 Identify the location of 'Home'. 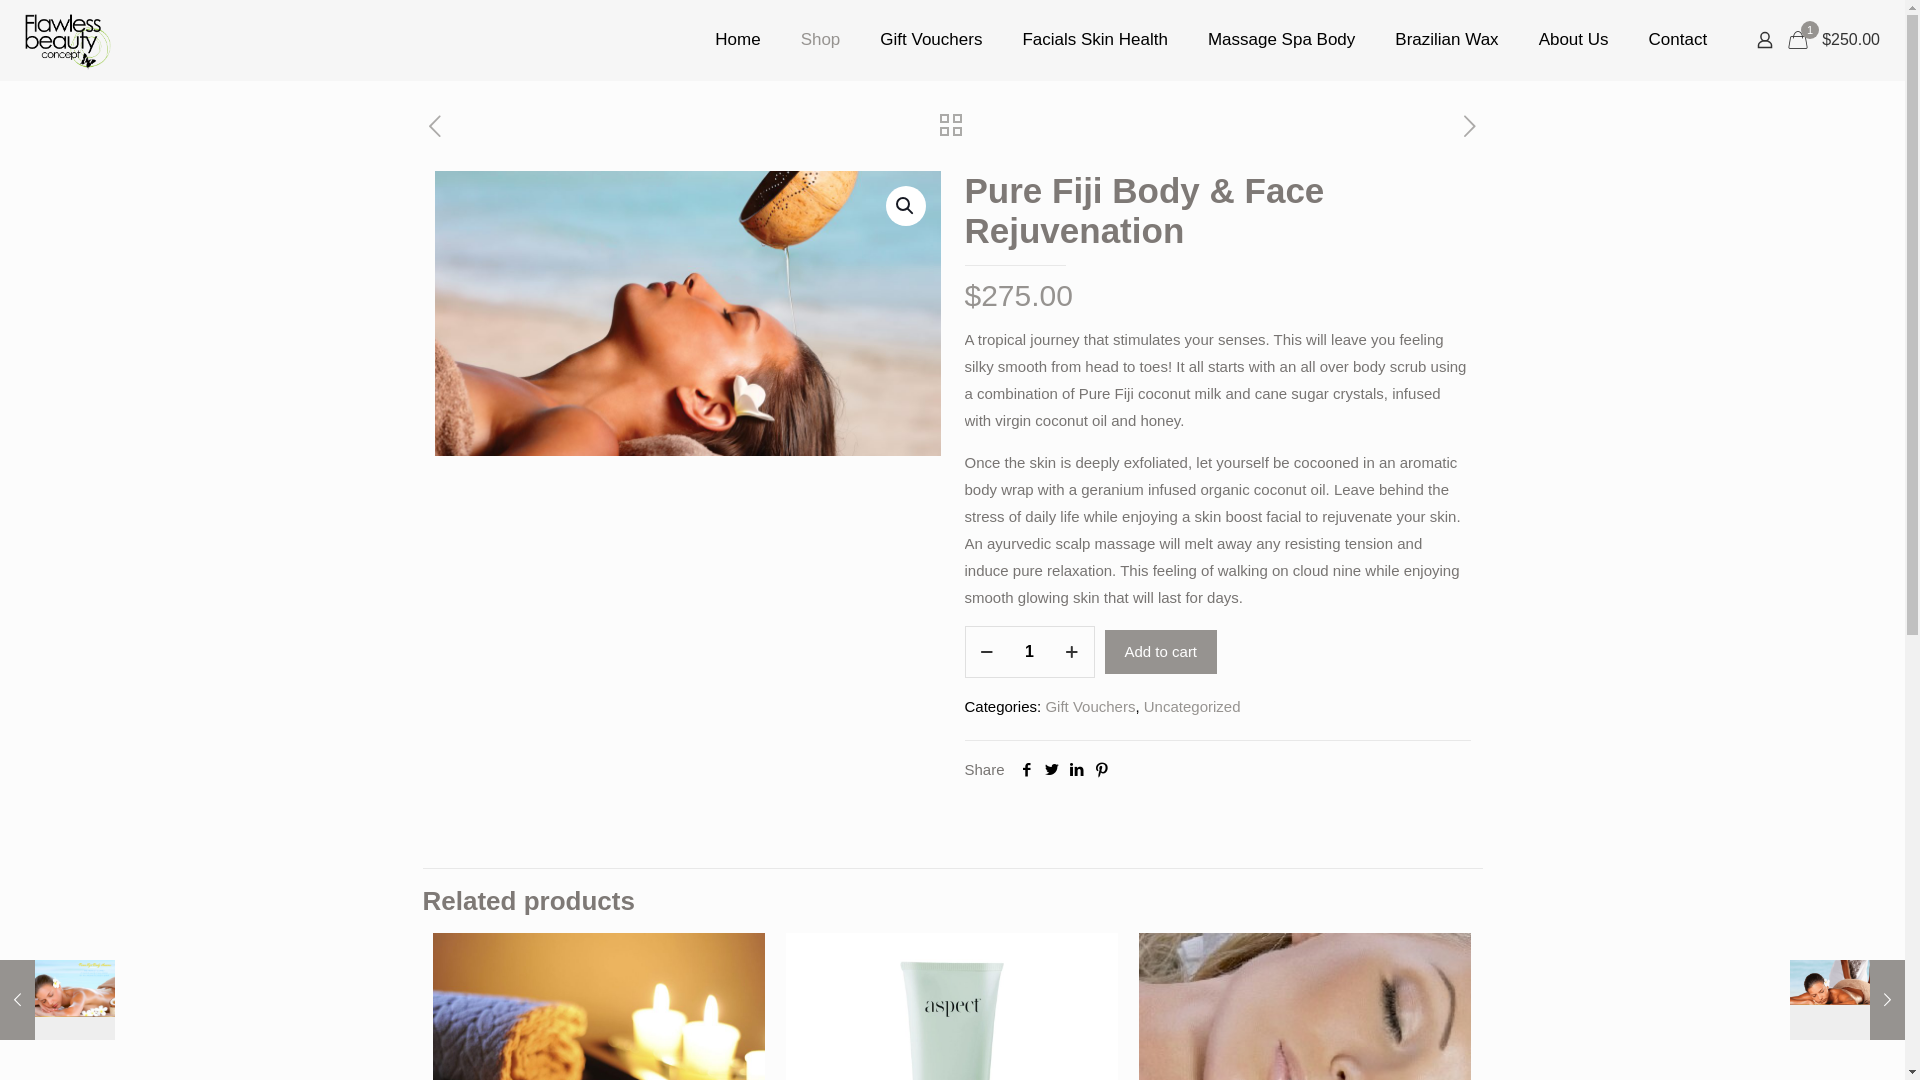
(736, 39).